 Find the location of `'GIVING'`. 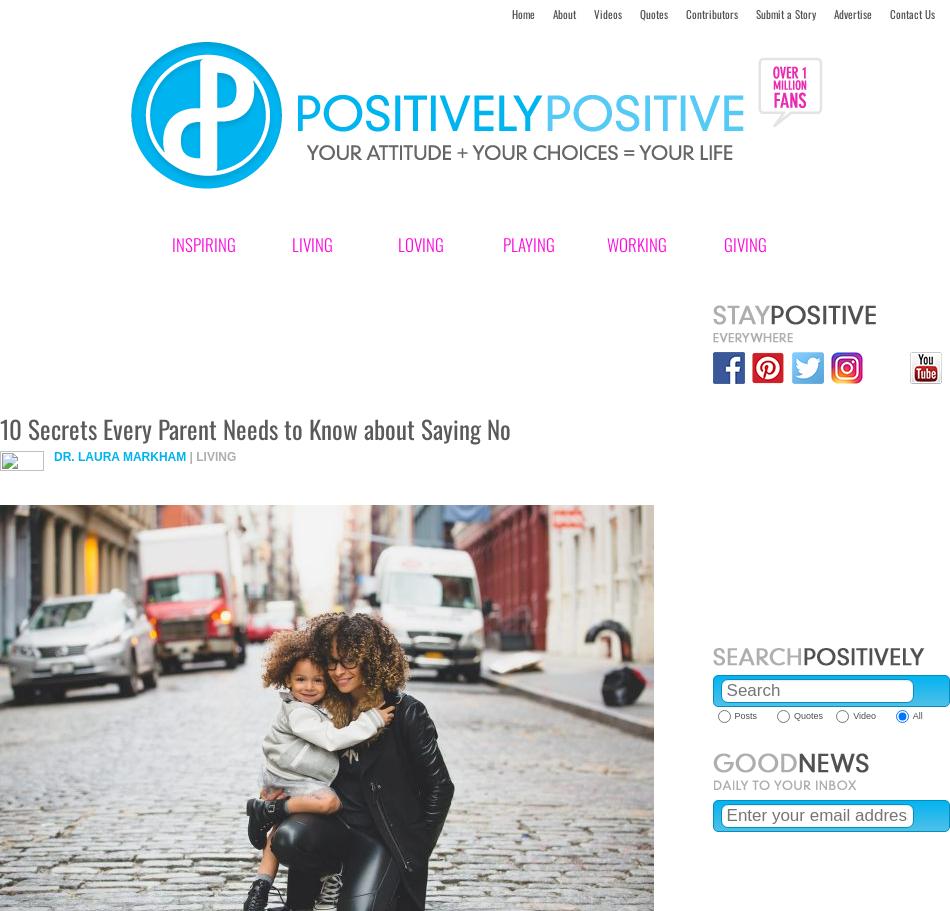

'GIVING' is located at coordinates (722, 244).